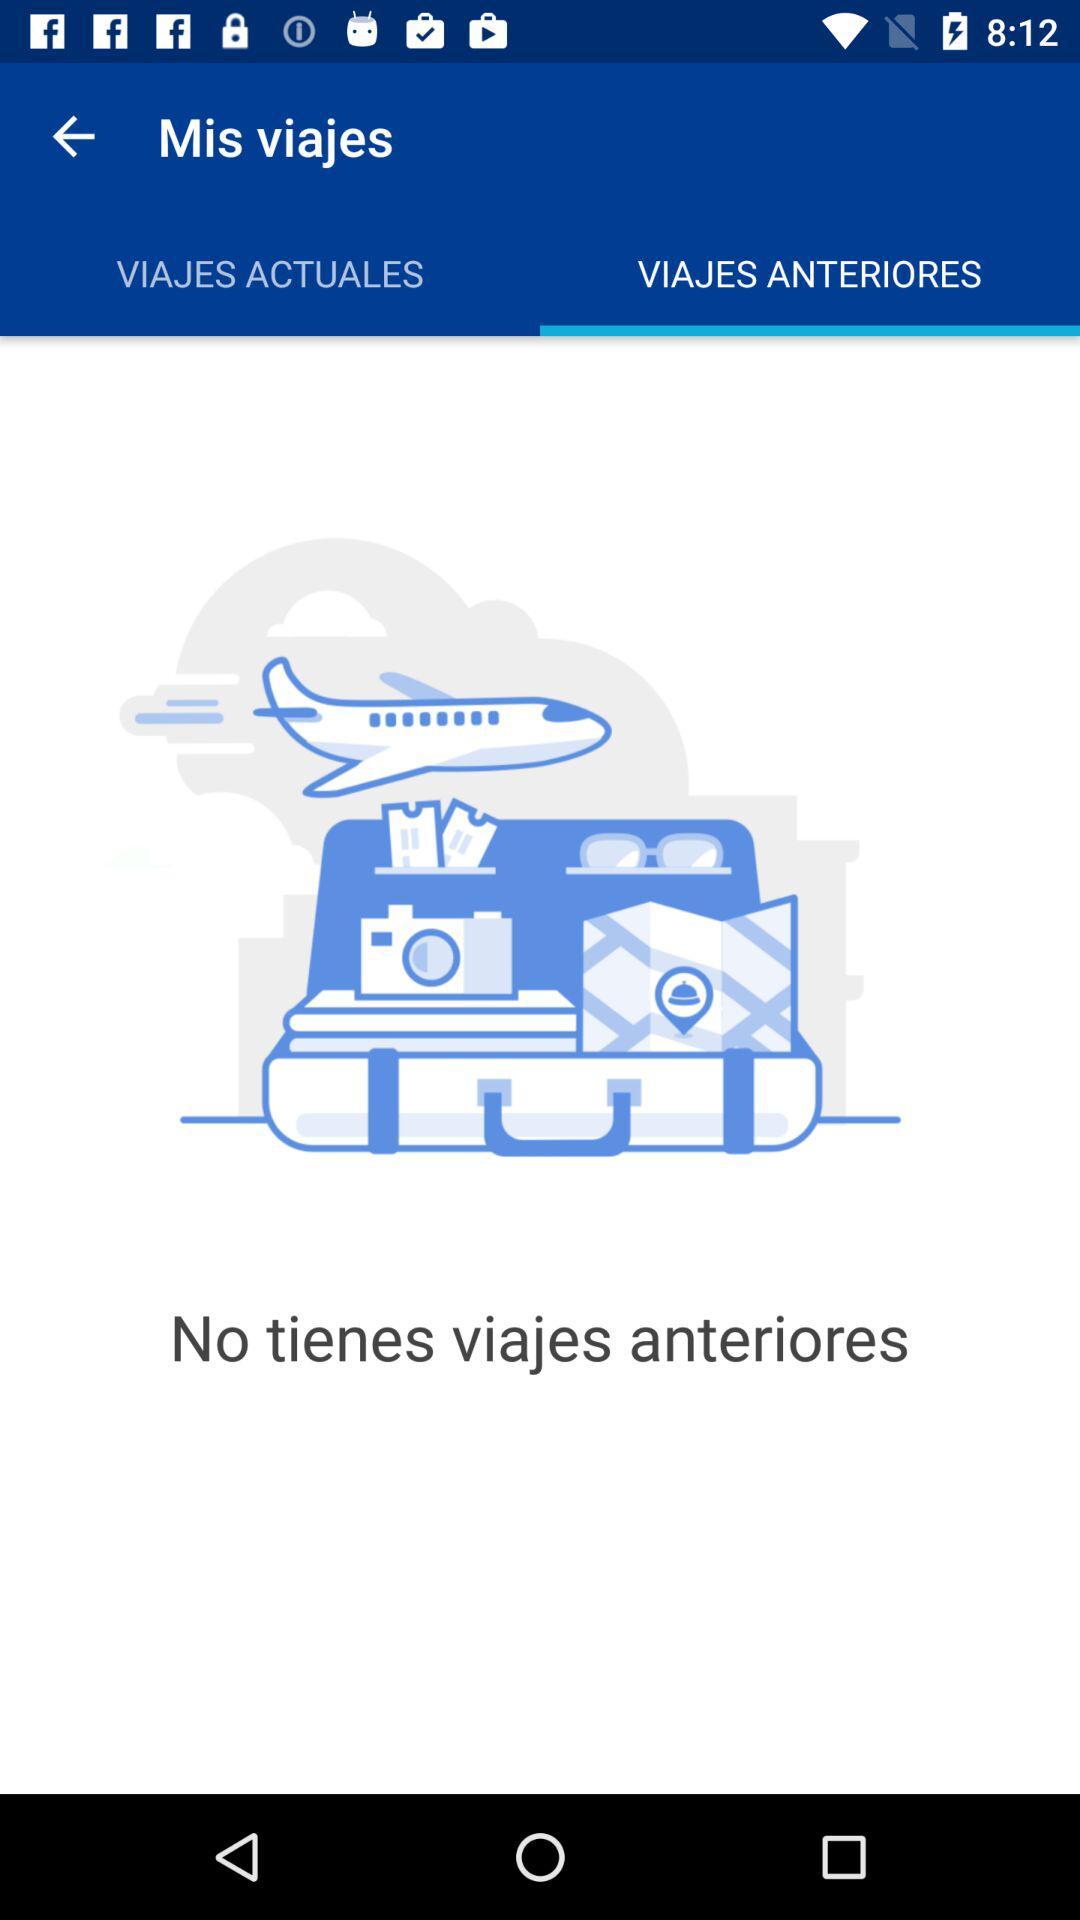 The image size is (1080, 1920). I want to click on app to the left of the mis viajes icon, so click(72, 135).